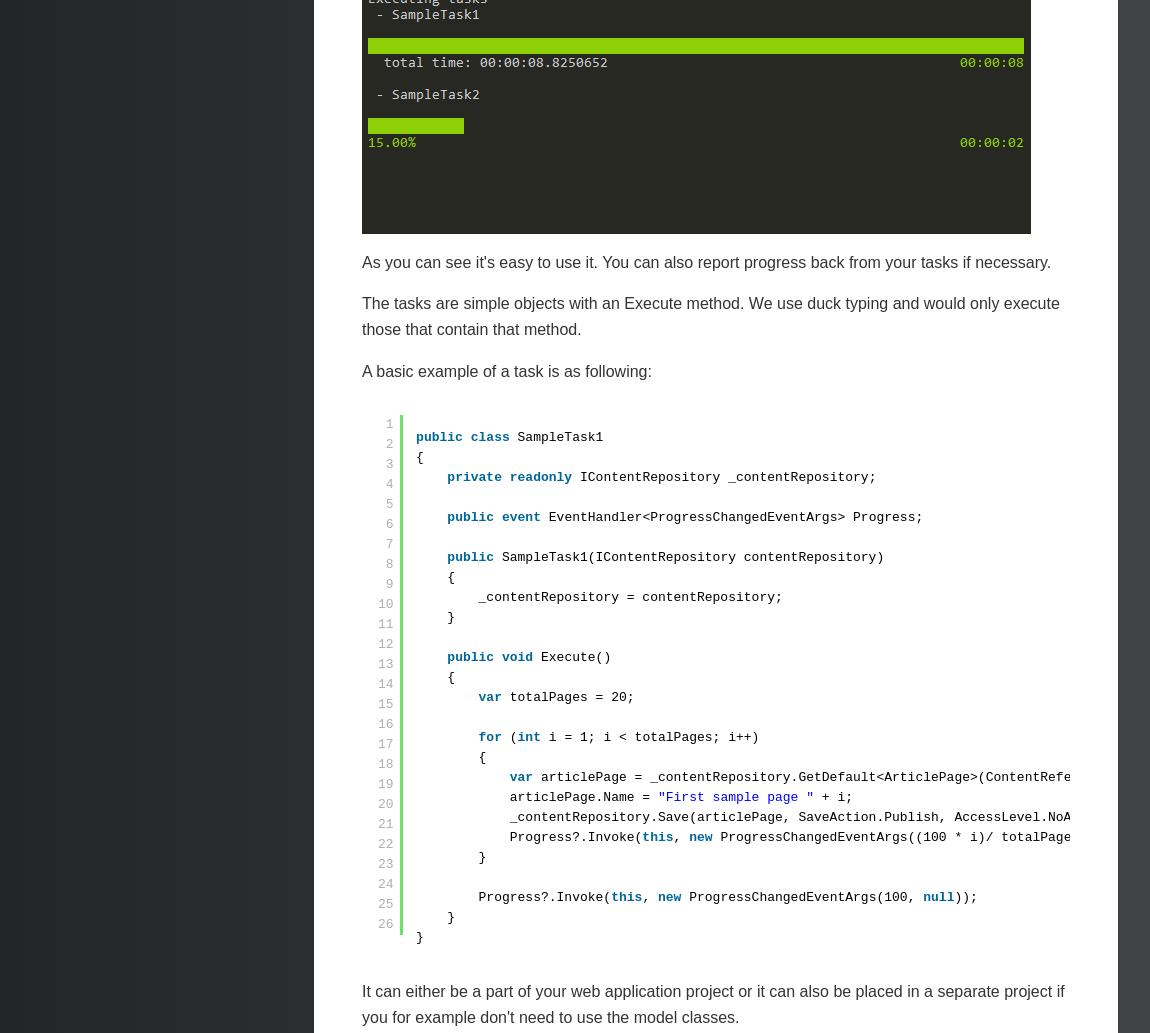  What do you see at coordinates (385, 603) in the screenshot?
I see `'10'` at bounding box center [385, 603].